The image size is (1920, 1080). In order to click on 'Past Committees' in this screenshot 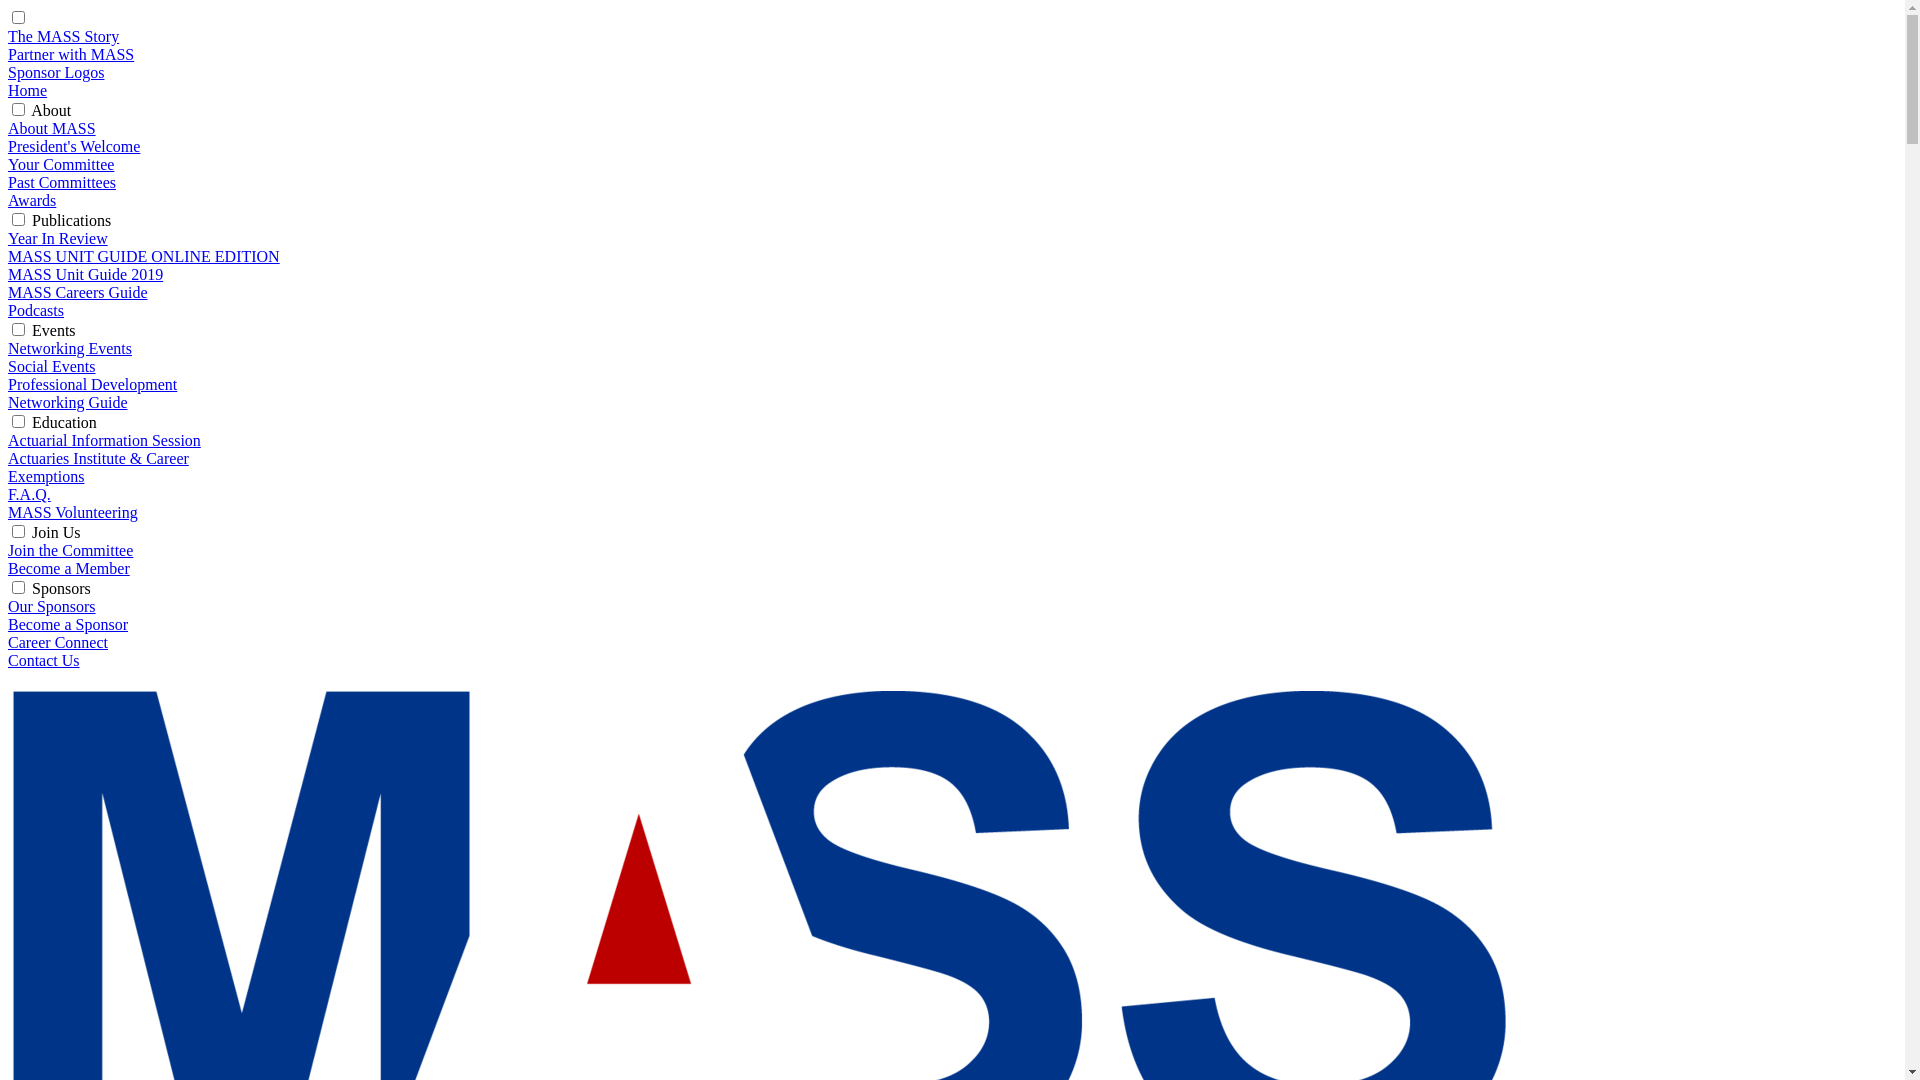, I will do `click(62, 182)`.